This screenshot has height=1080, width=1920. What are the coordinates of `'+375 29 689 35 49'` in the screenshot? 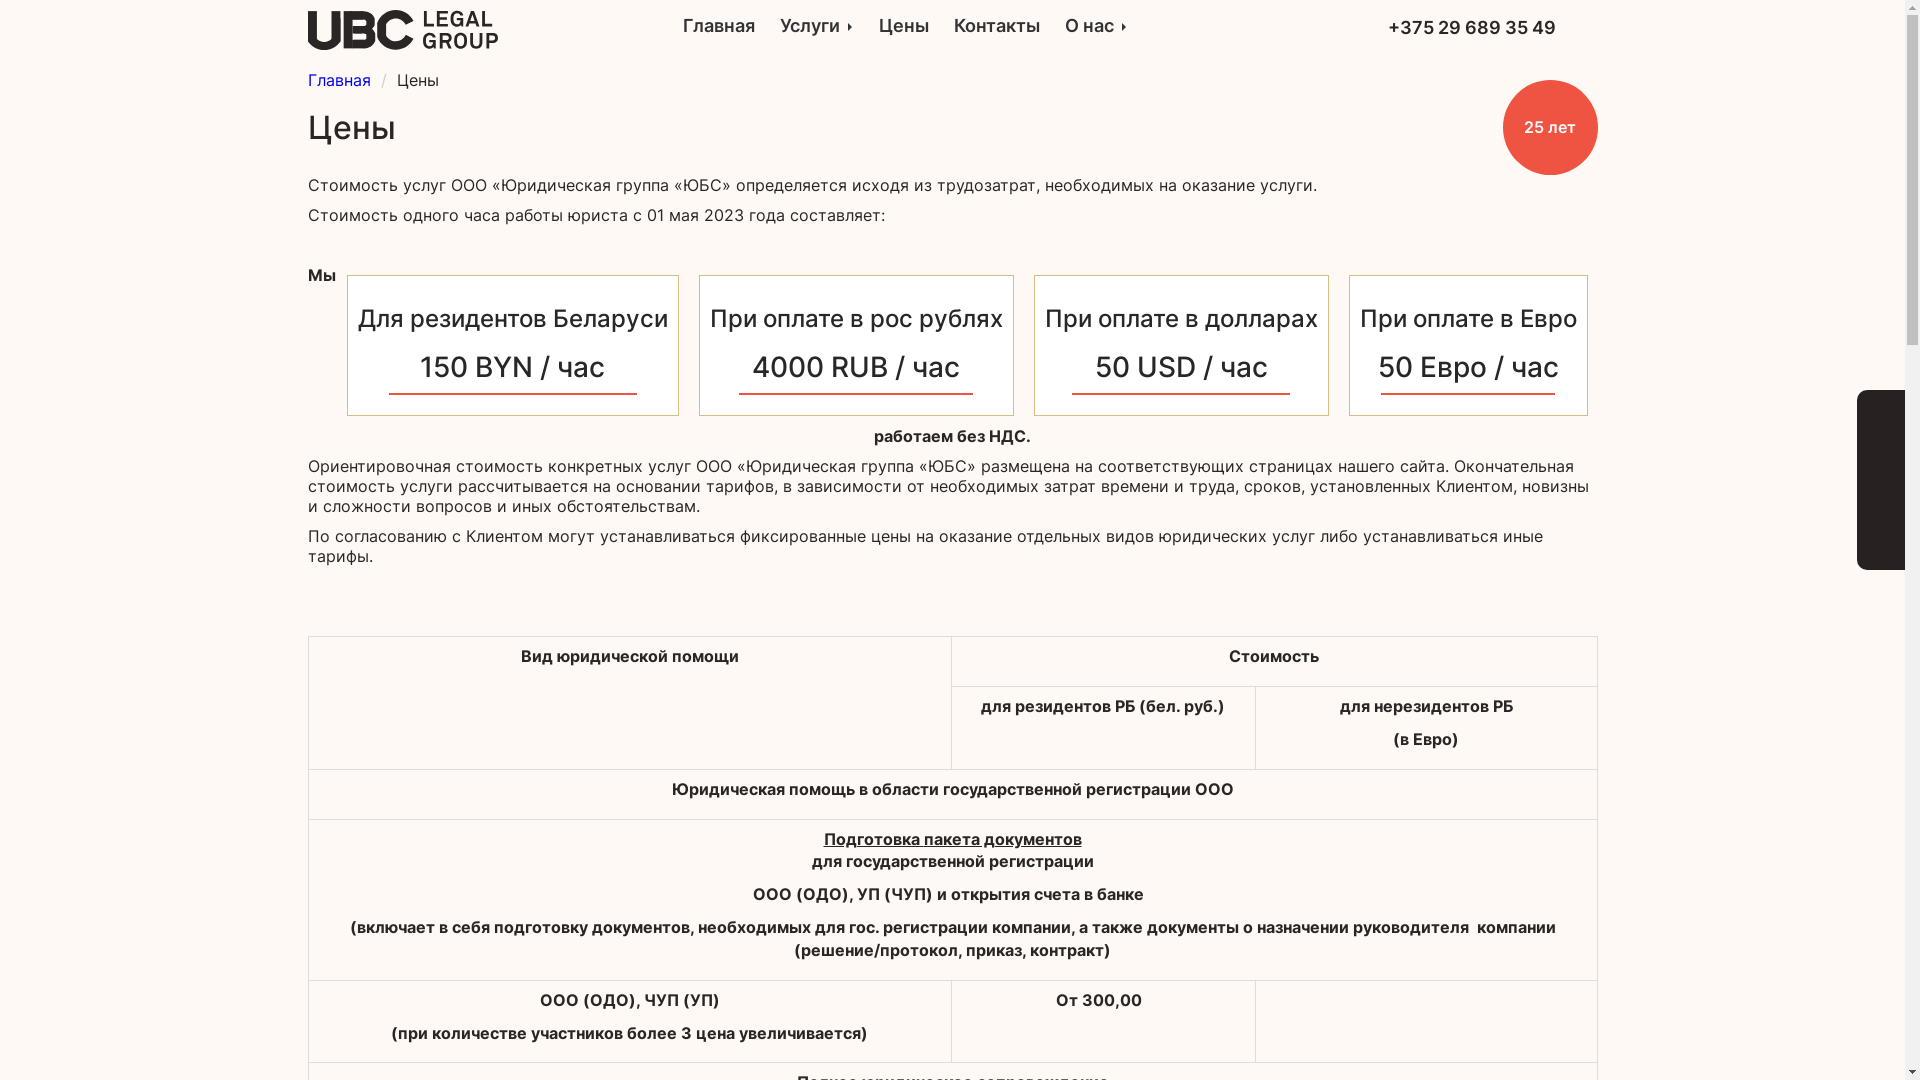 It's located at (1472, 27).